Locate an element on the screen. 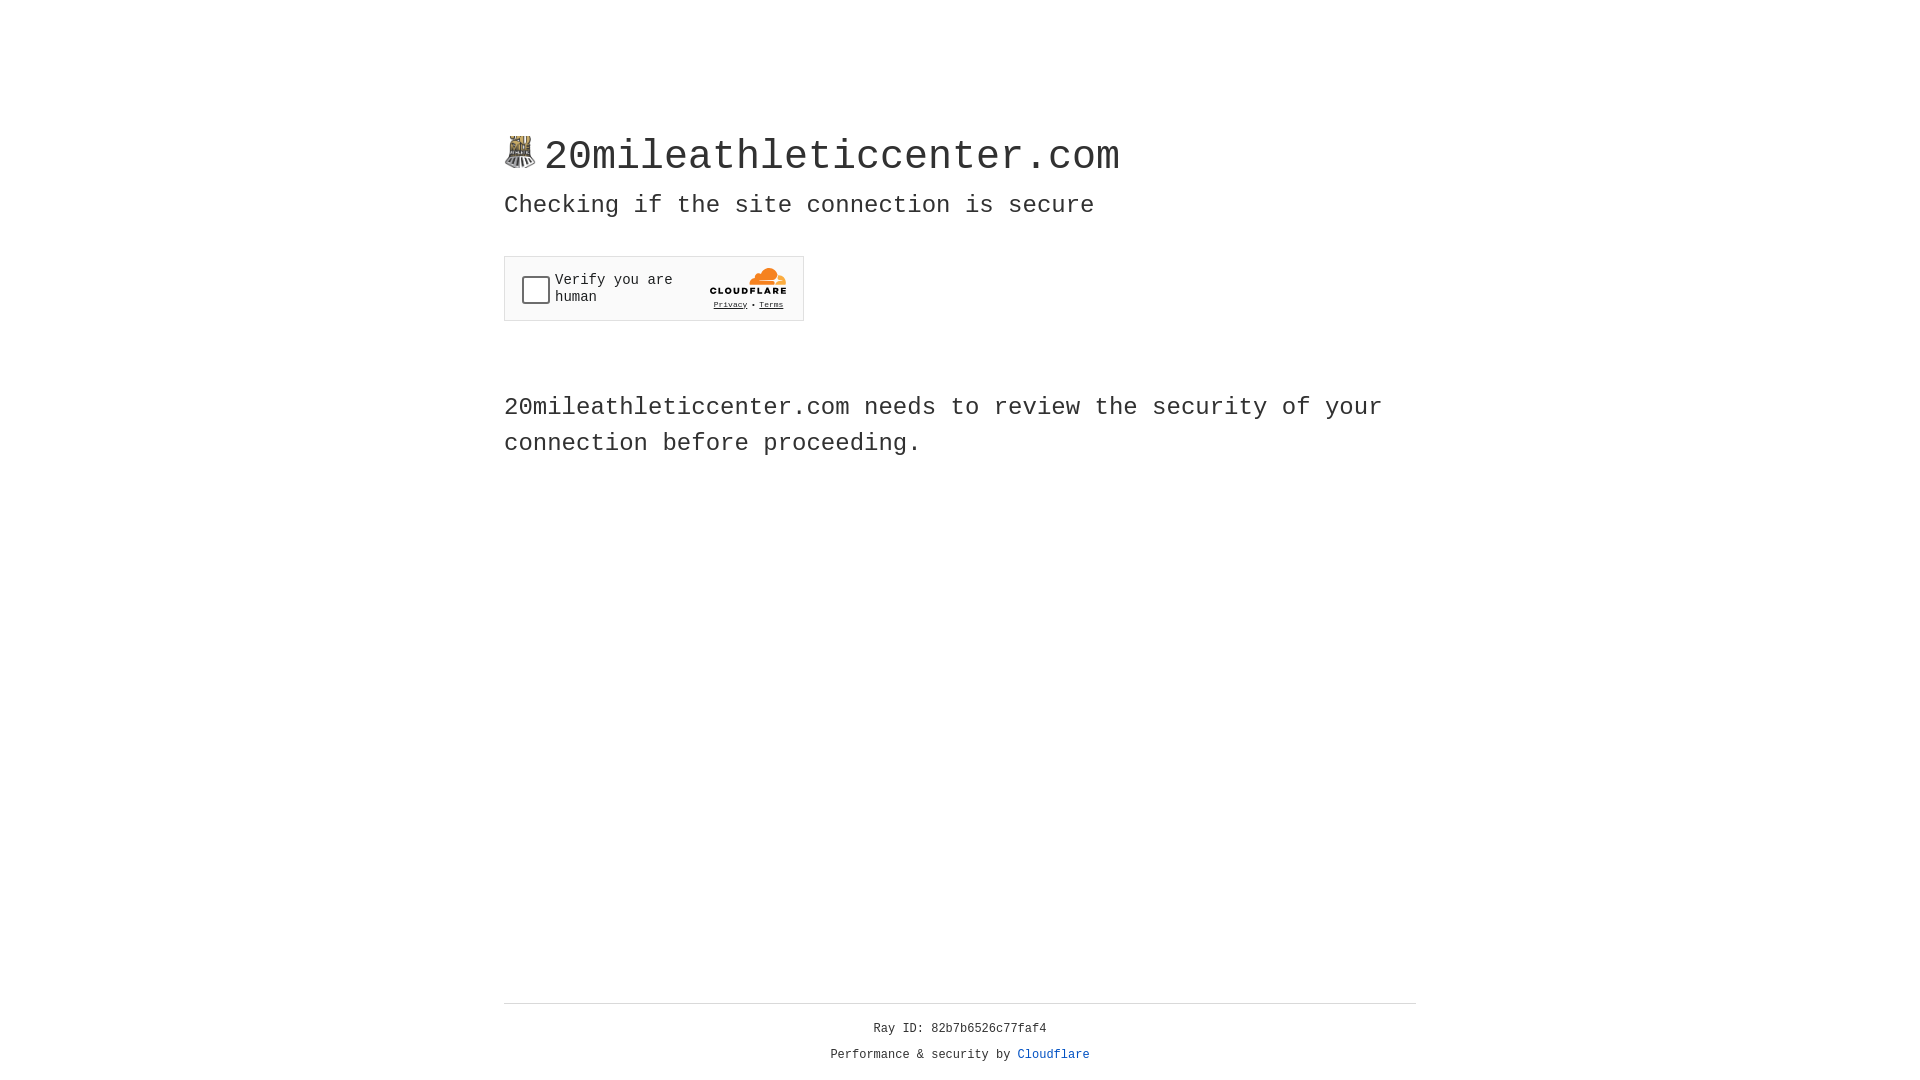  'Widget containing a Cloudflare security challenge' is located at coordinates (653, 288).